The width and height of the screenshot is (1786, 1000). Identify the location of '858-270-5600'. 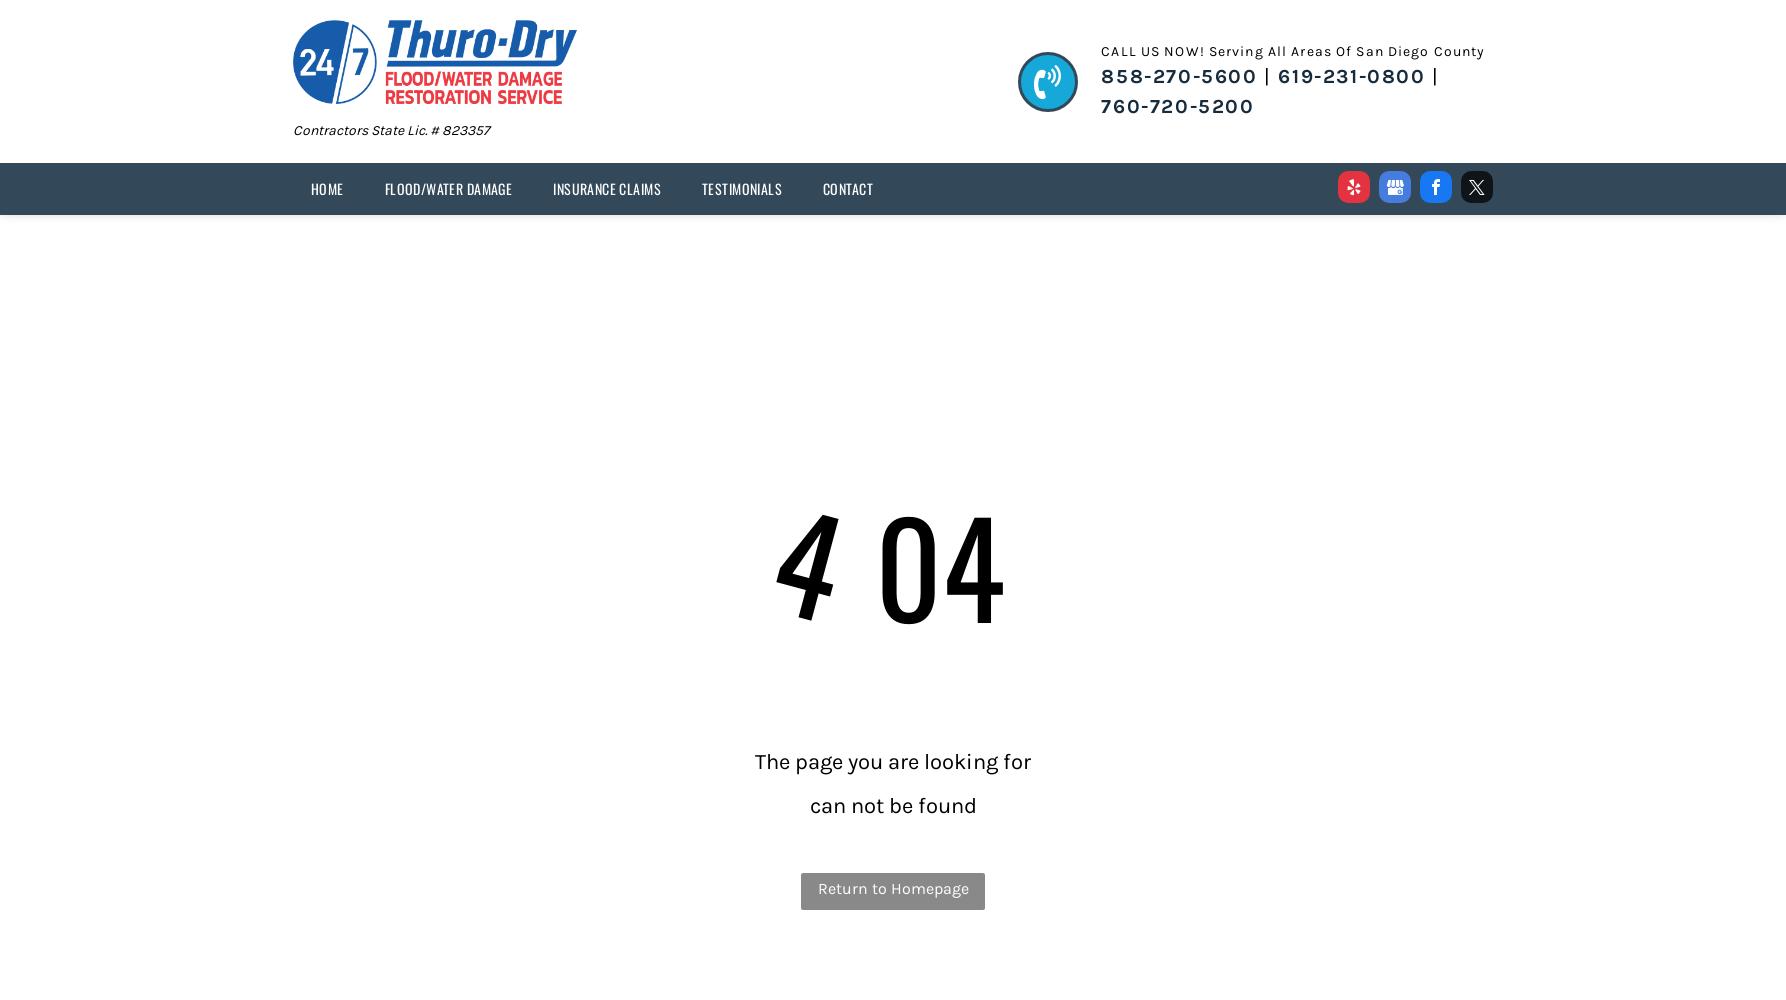
(1177, 75).